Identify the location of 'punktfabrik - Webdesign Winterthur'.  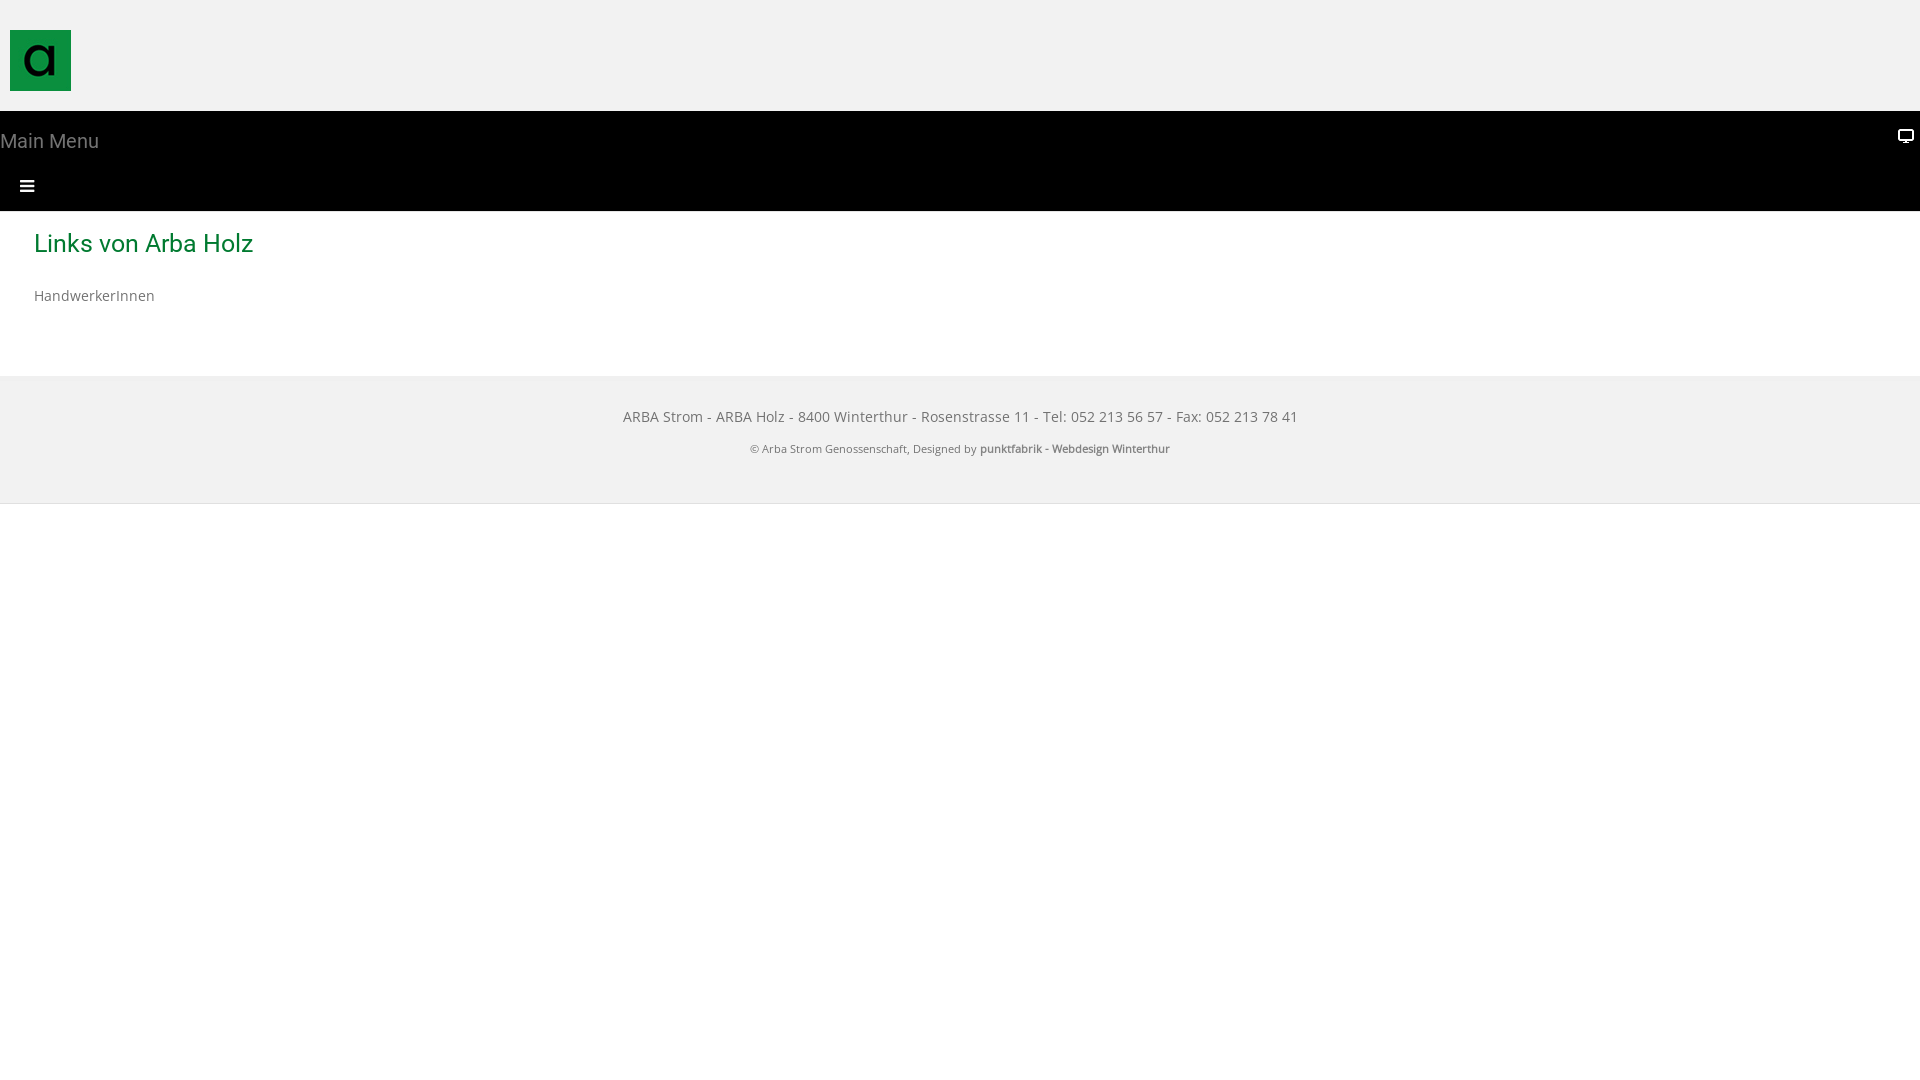
(1074, 447).